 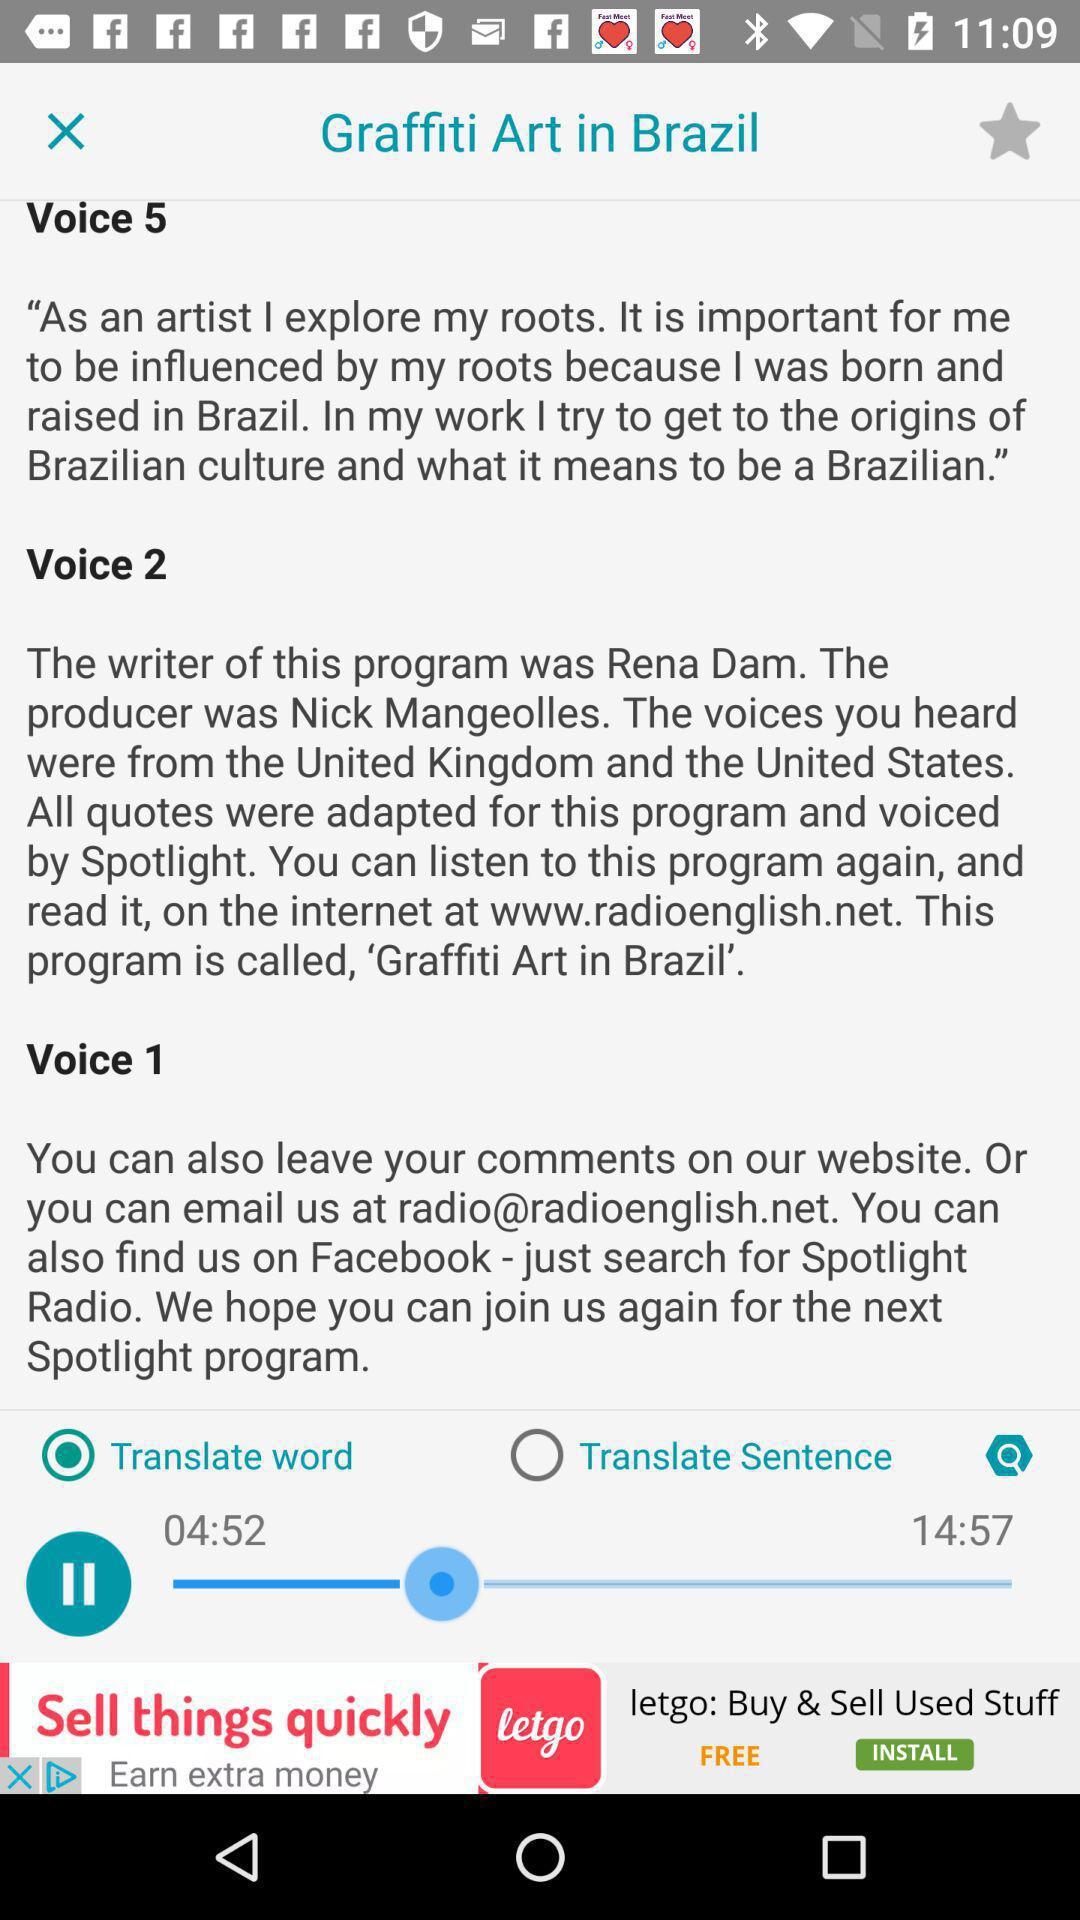 What do you see at coordinates (1009, 129) in the screenshot?
I see `the star icon` at bounding box center [1009, 129].